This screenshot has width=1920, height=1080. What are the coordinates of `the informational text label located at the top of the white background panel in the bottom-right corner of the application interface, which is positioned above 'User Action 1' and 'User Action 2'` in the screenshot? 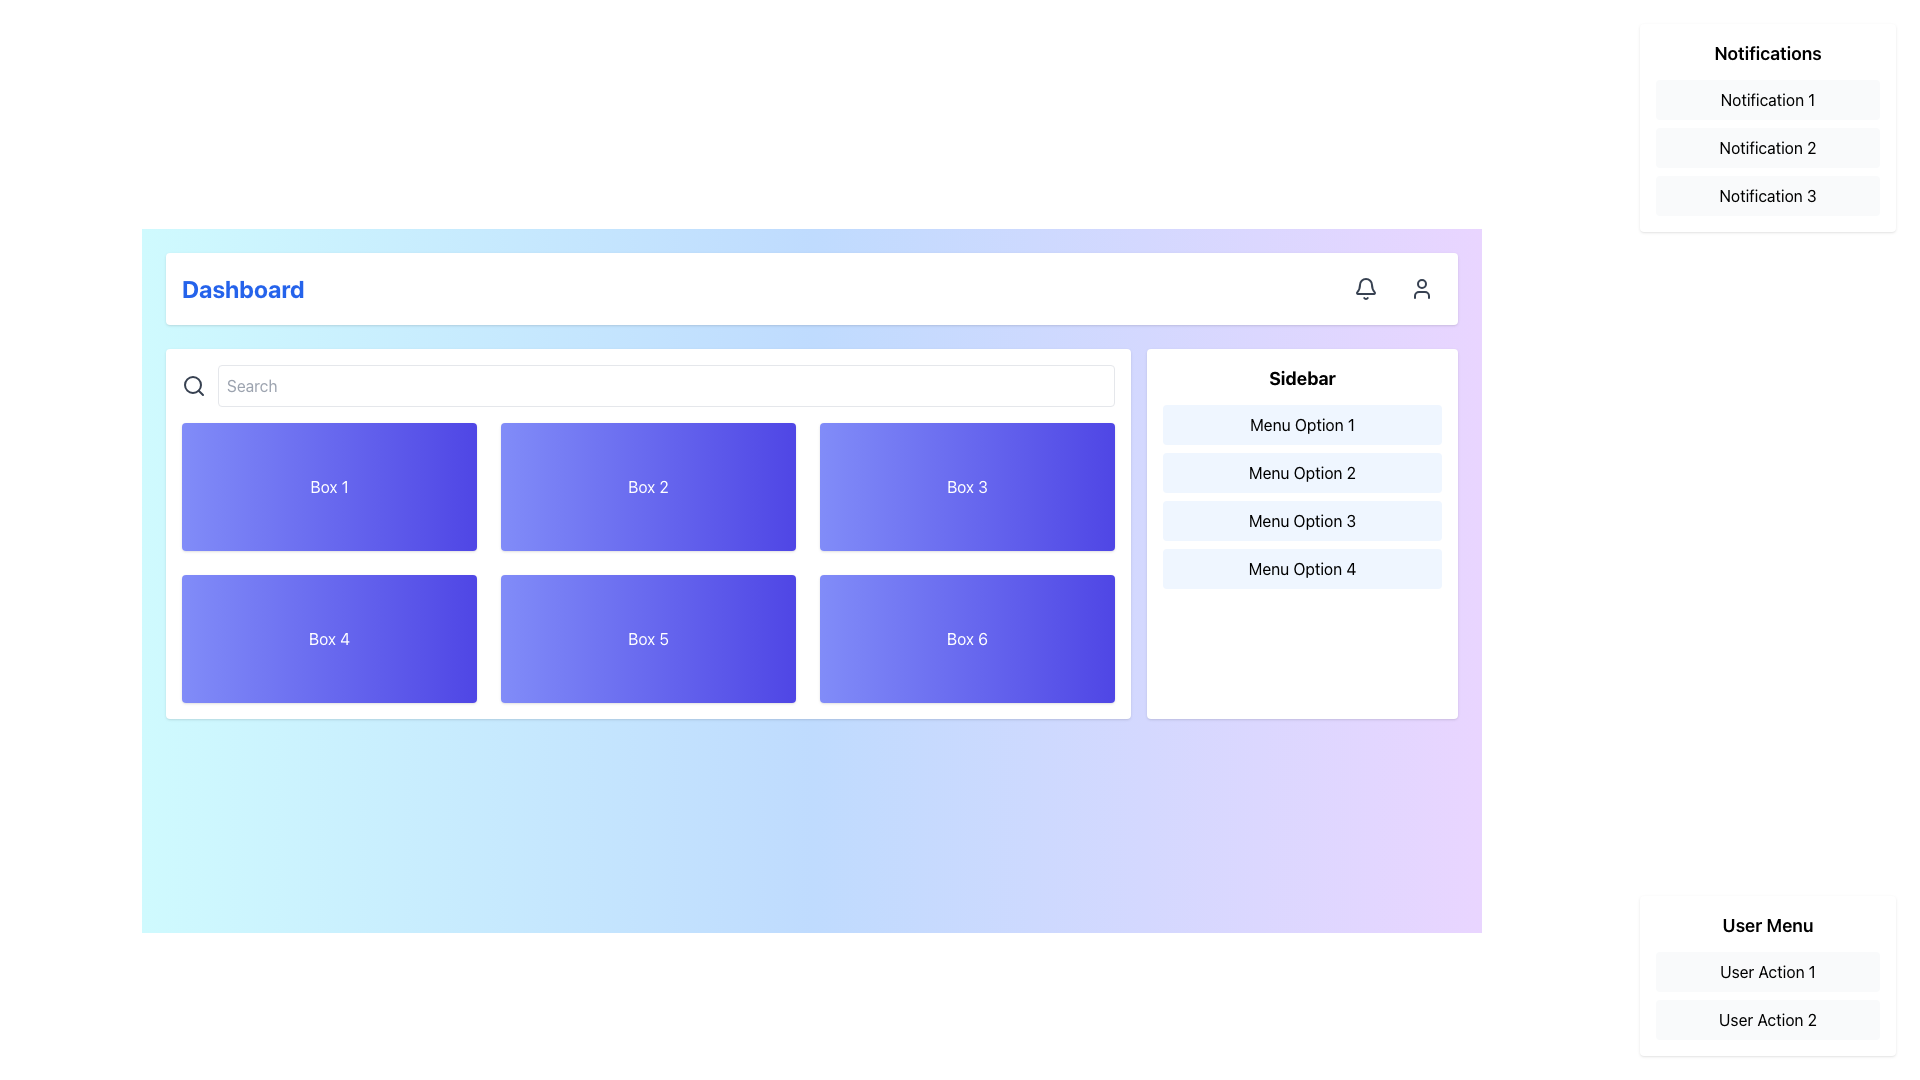 It's located at (1767, 925).